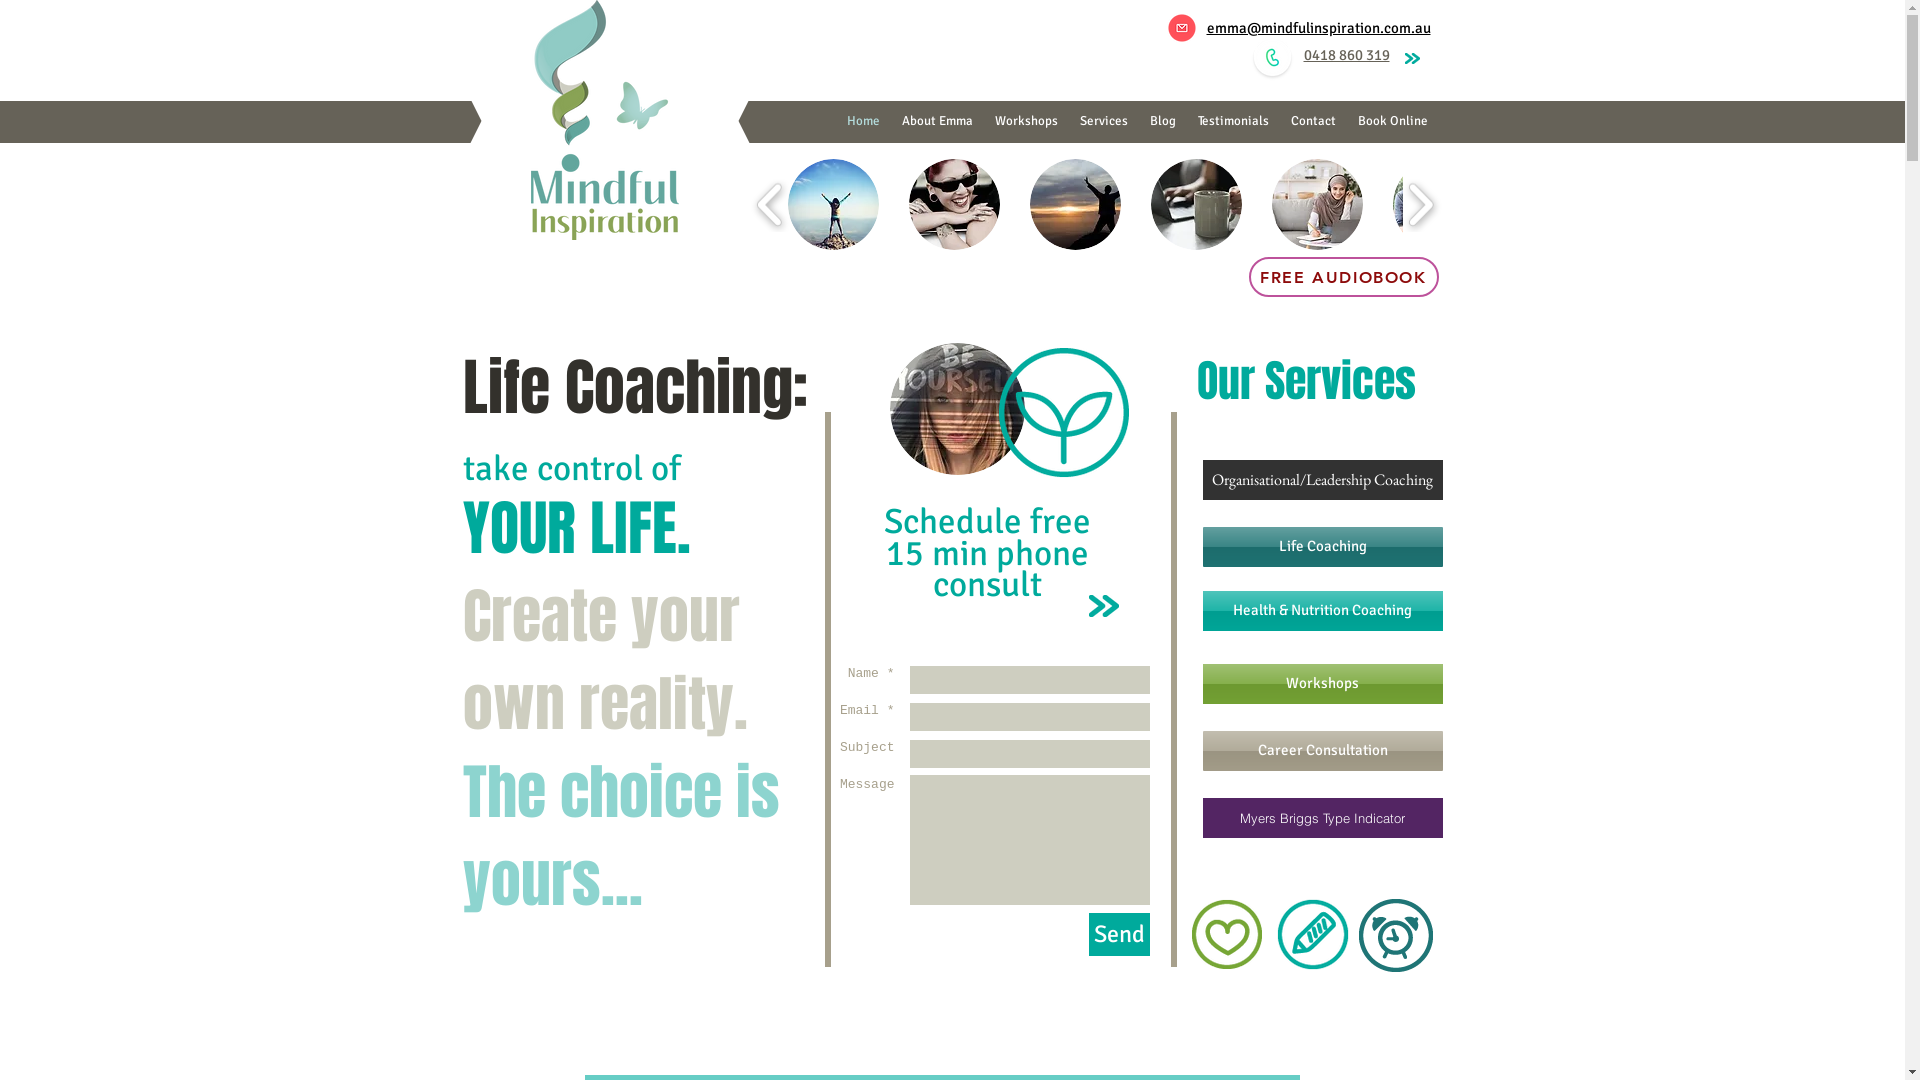 The height and width of the screenshot is (1080, 1920). What do you see at coordinates (1321, 547) in the screenshot?
I see `'Life Coaching'` at bounding box center [1321, 547].